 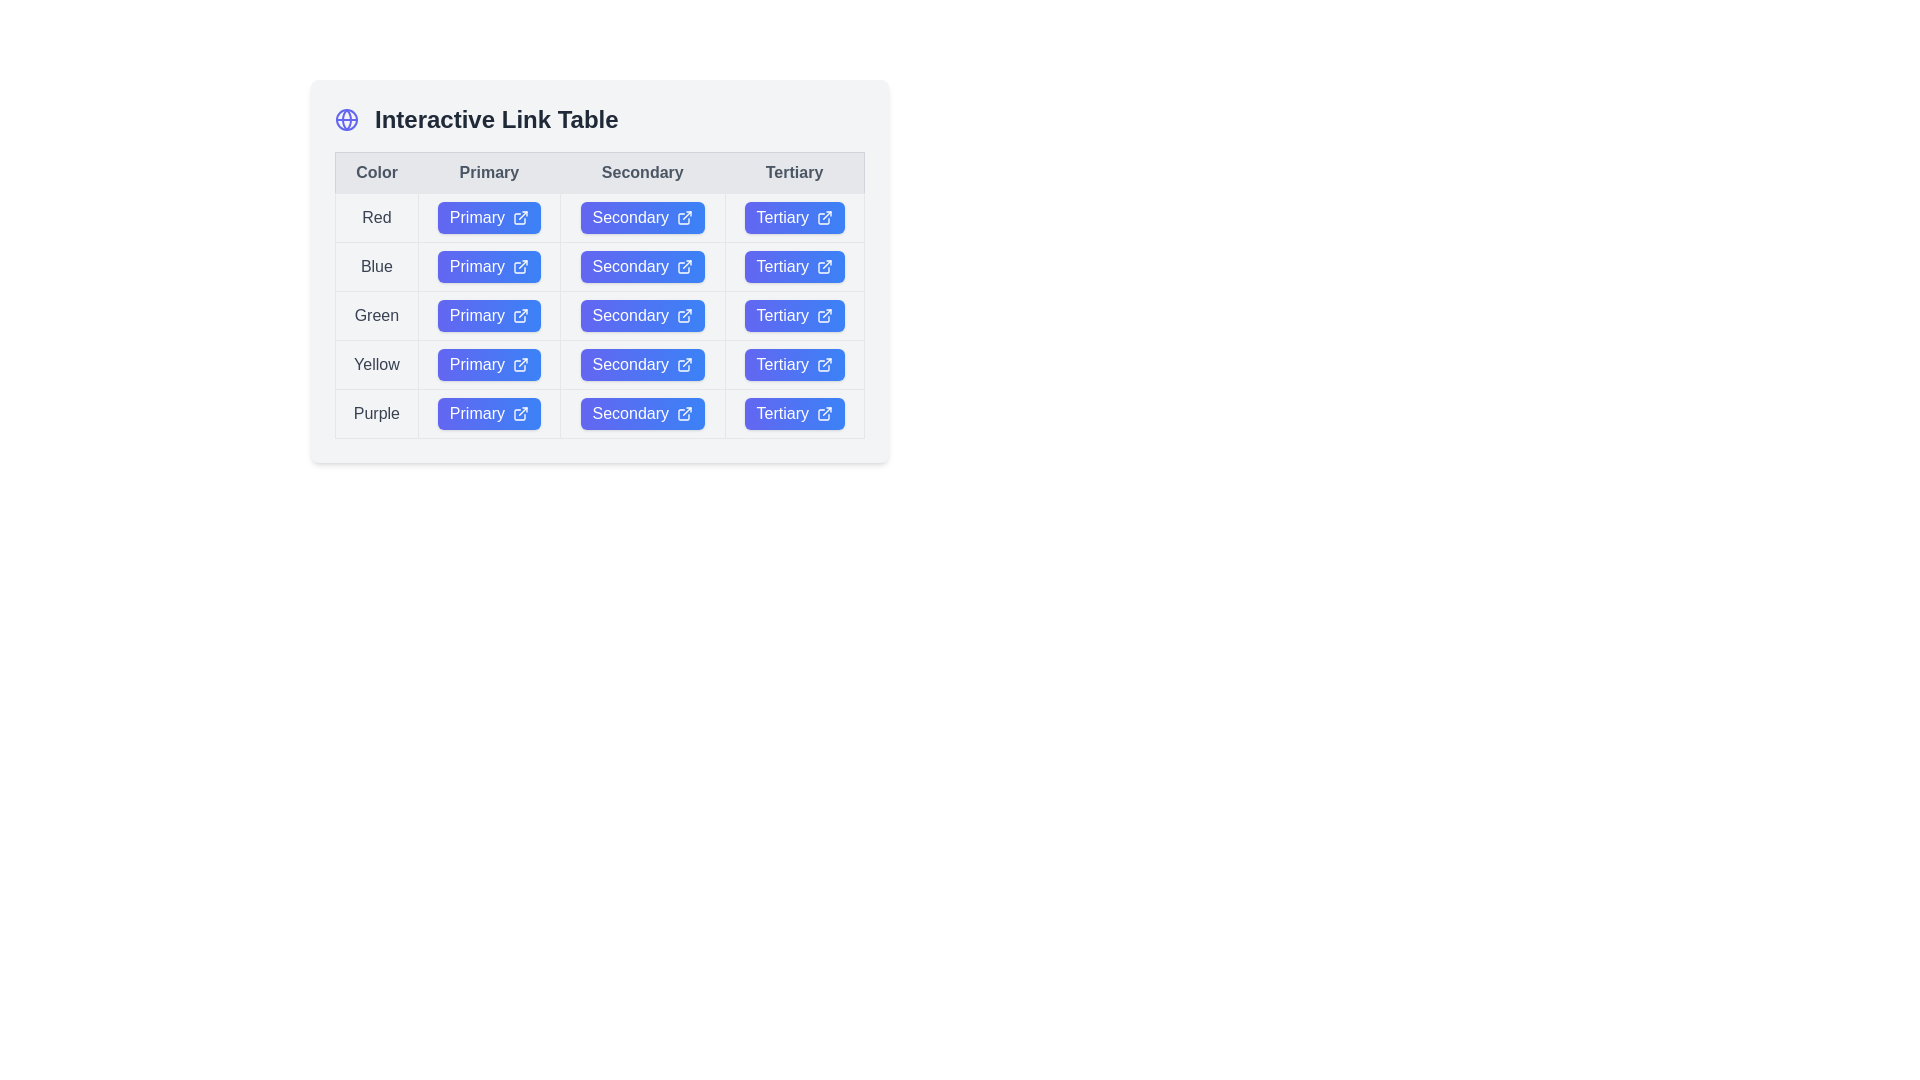 What do you see at coordinates (599, 265) in the screenshot?
I see `the 'Secondary' button` at bounding box center [599, 265].